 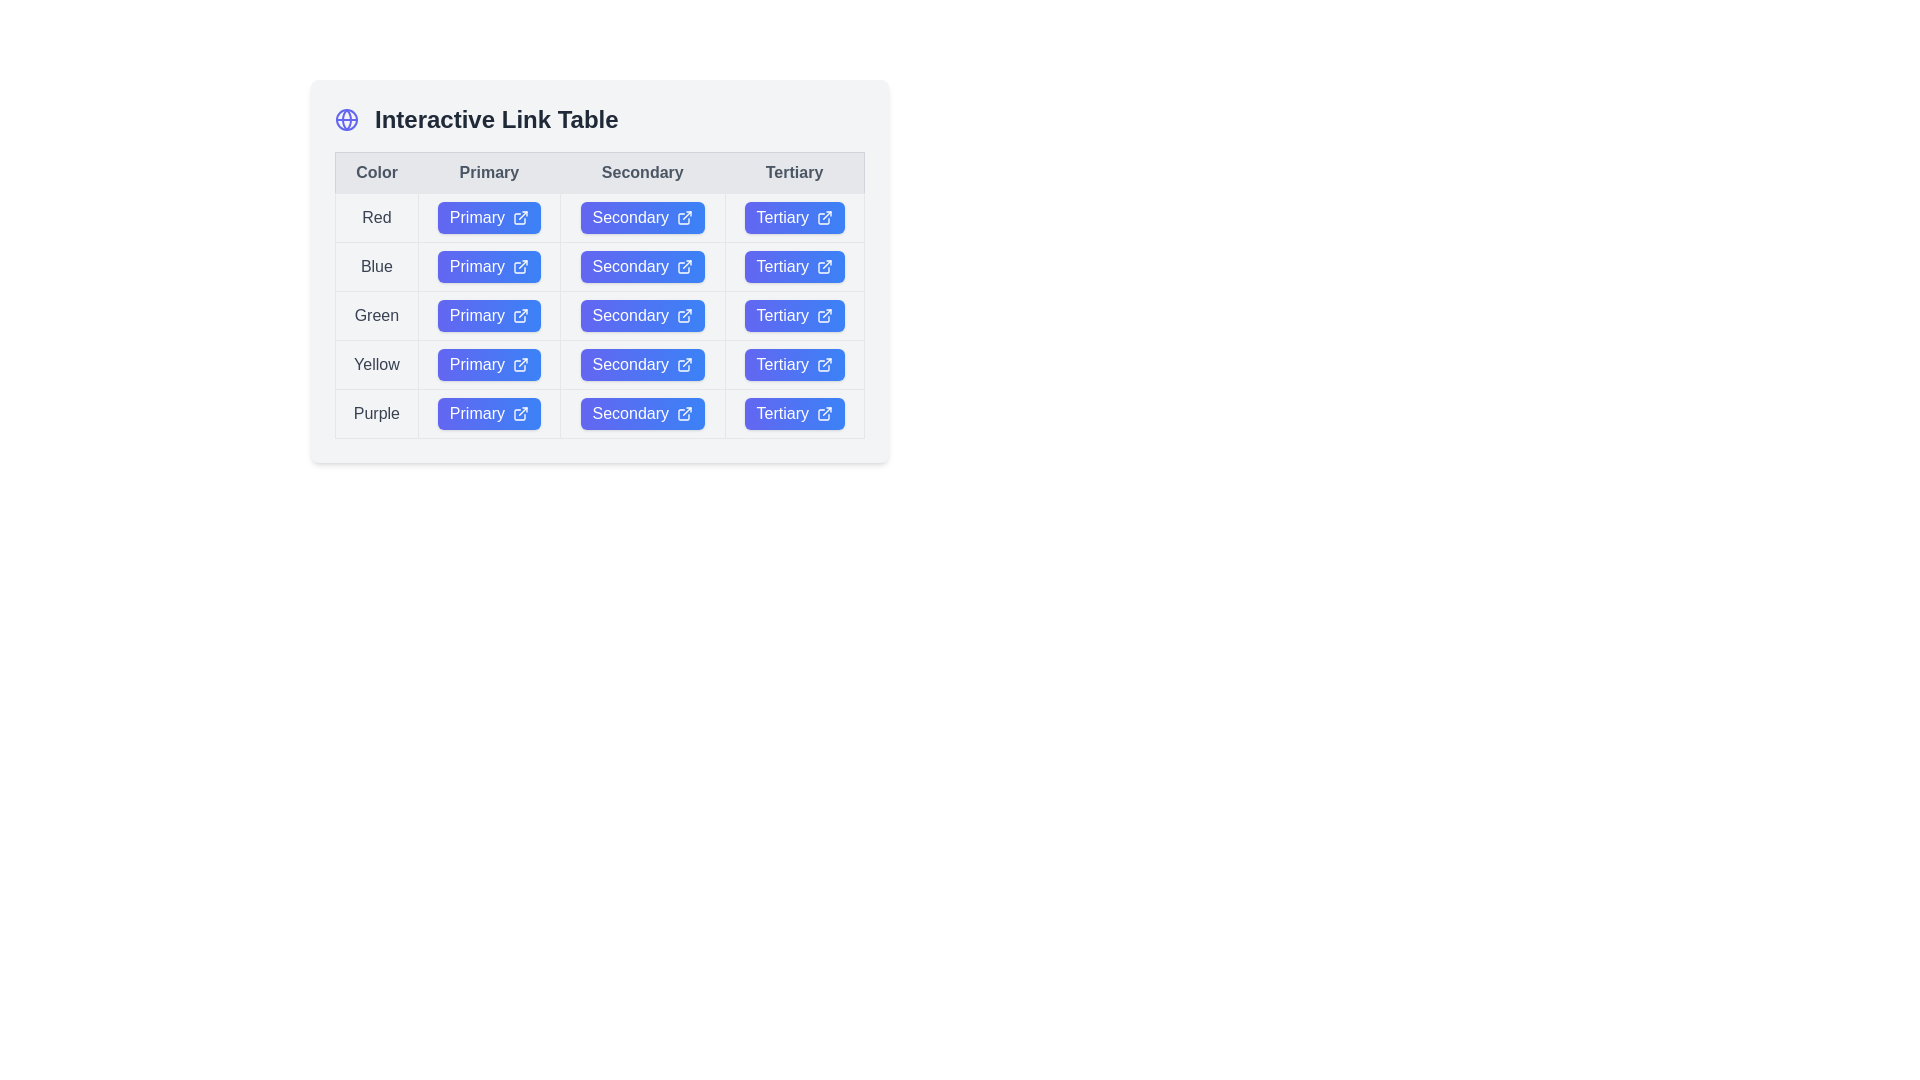 What do you see at coordinates (599, 265) in the screenshot?
I see `the 'Secondary' button` at bounding box center [599, 265].